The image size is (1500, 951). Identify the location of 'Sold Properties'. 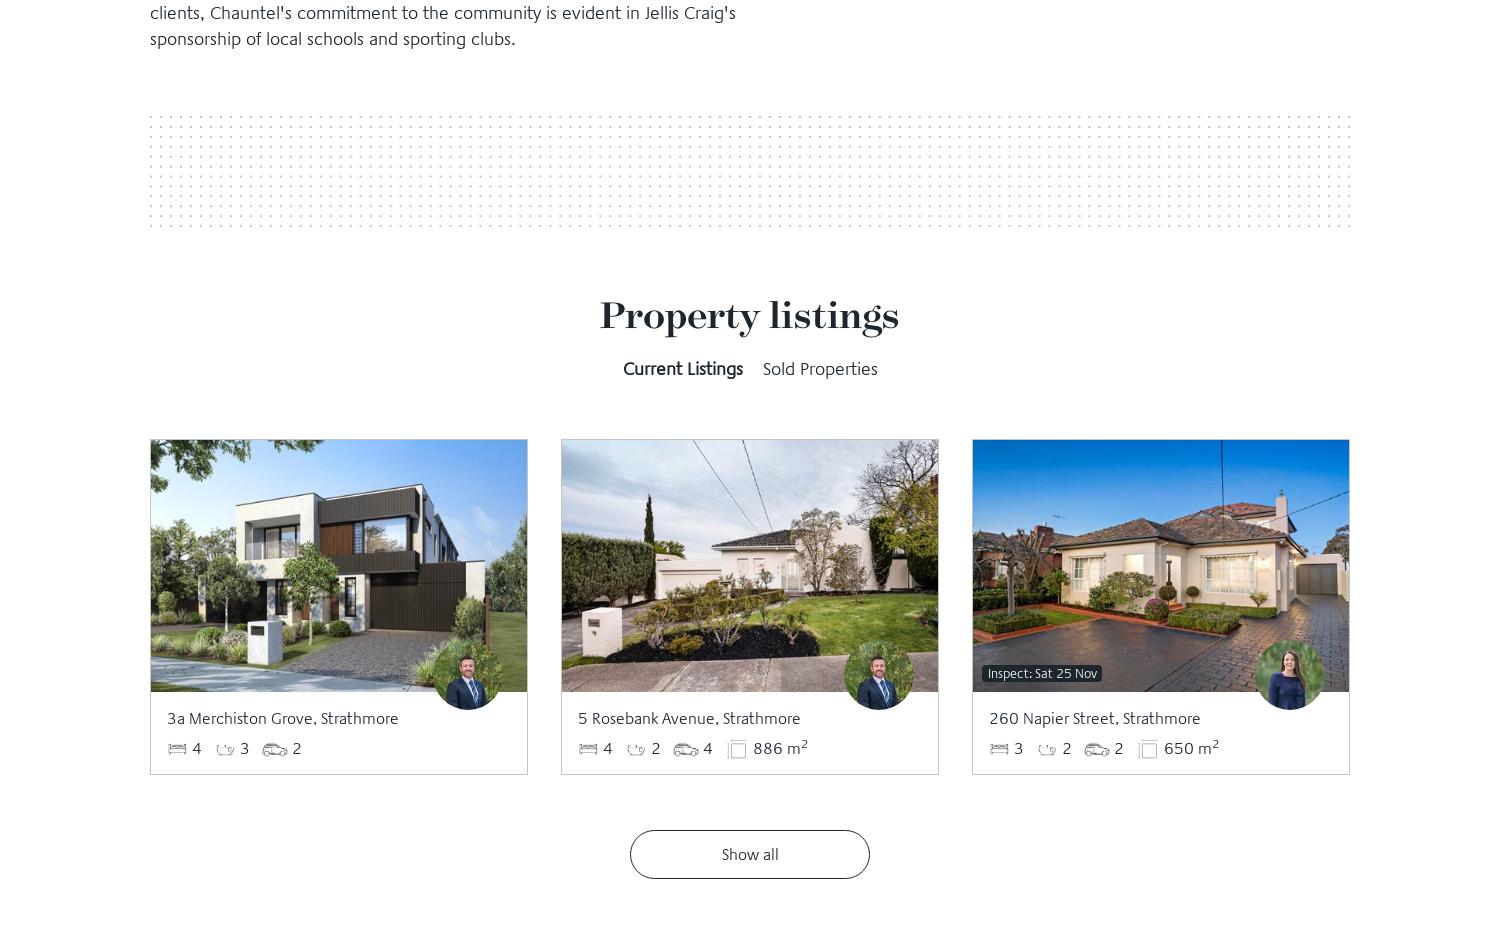
(818, 368).